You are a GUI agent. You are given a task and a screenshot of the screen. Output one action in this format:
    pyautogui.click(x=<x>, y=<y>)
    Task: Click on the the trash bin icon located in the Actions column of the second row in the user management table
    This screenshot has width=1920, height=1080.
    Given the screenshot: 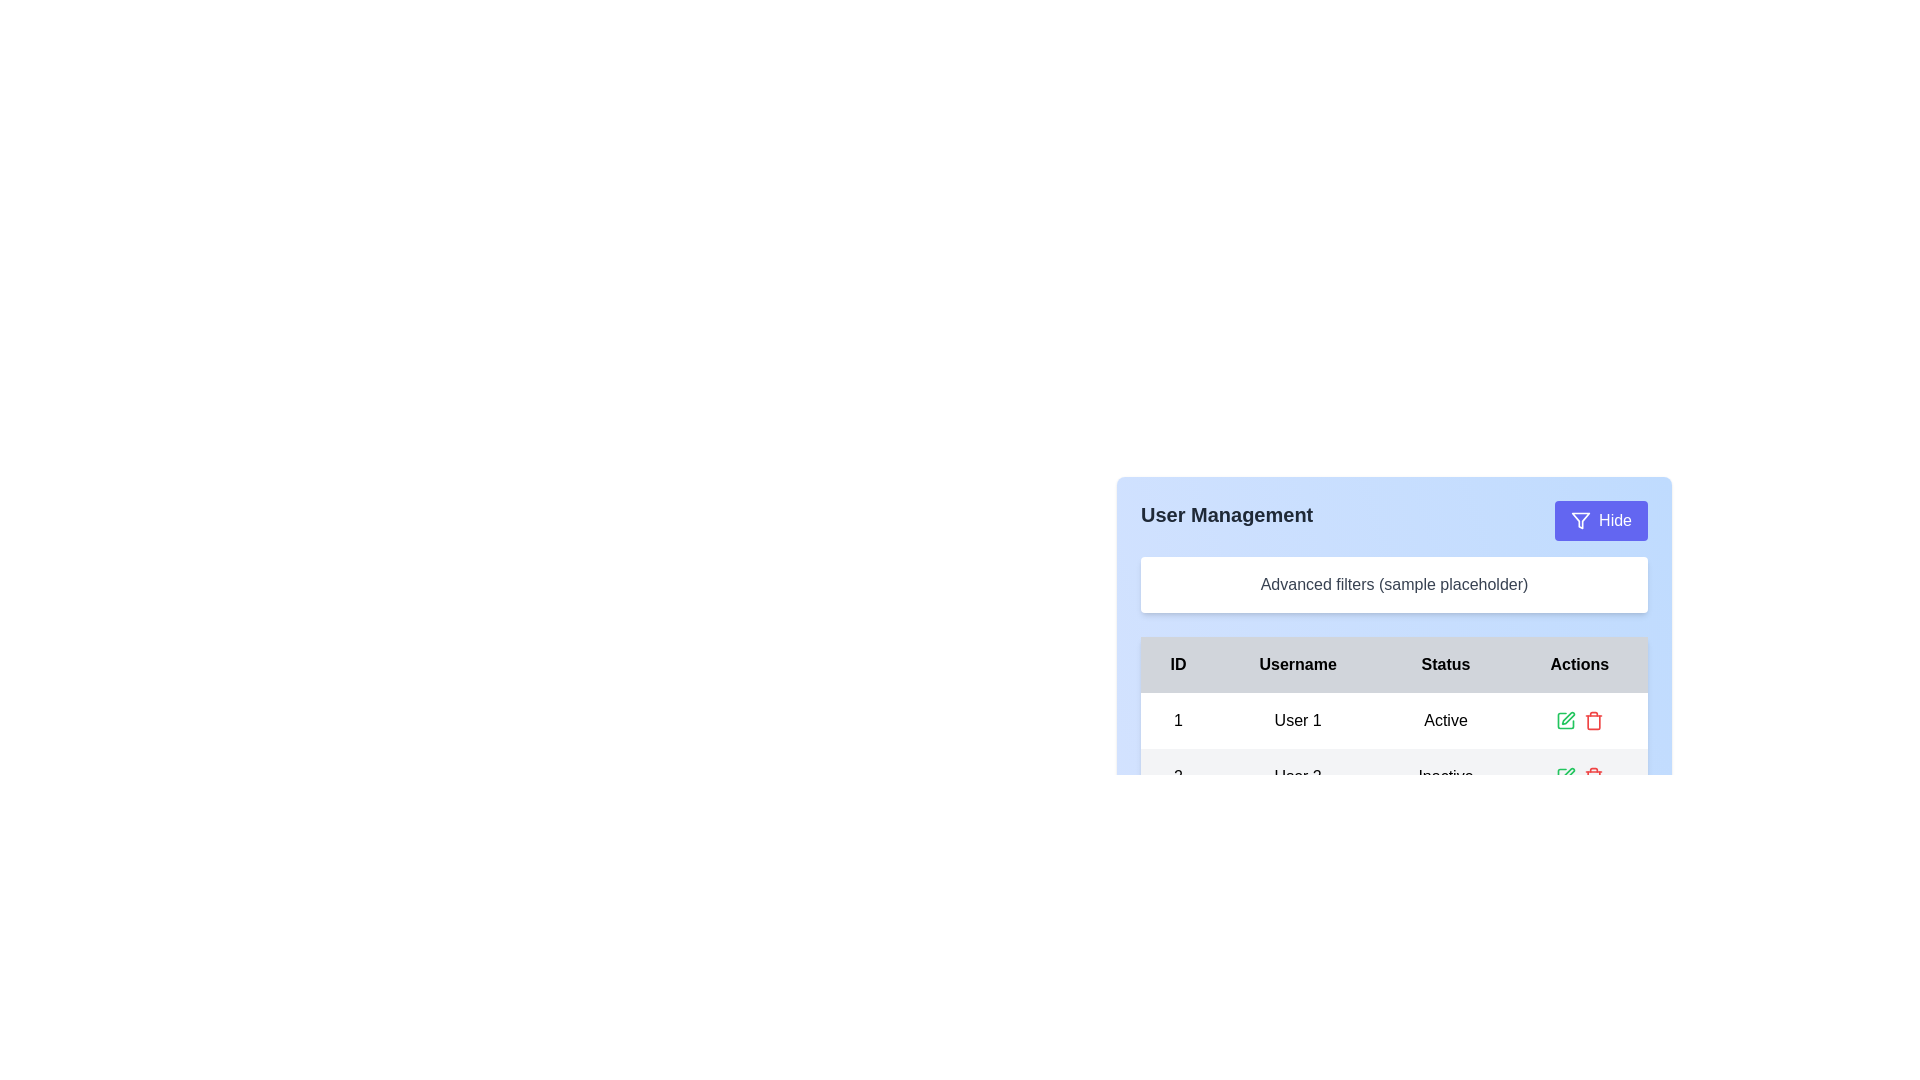 What is the action you would take?
    pyautogui.click(x=1592, y=722)
    